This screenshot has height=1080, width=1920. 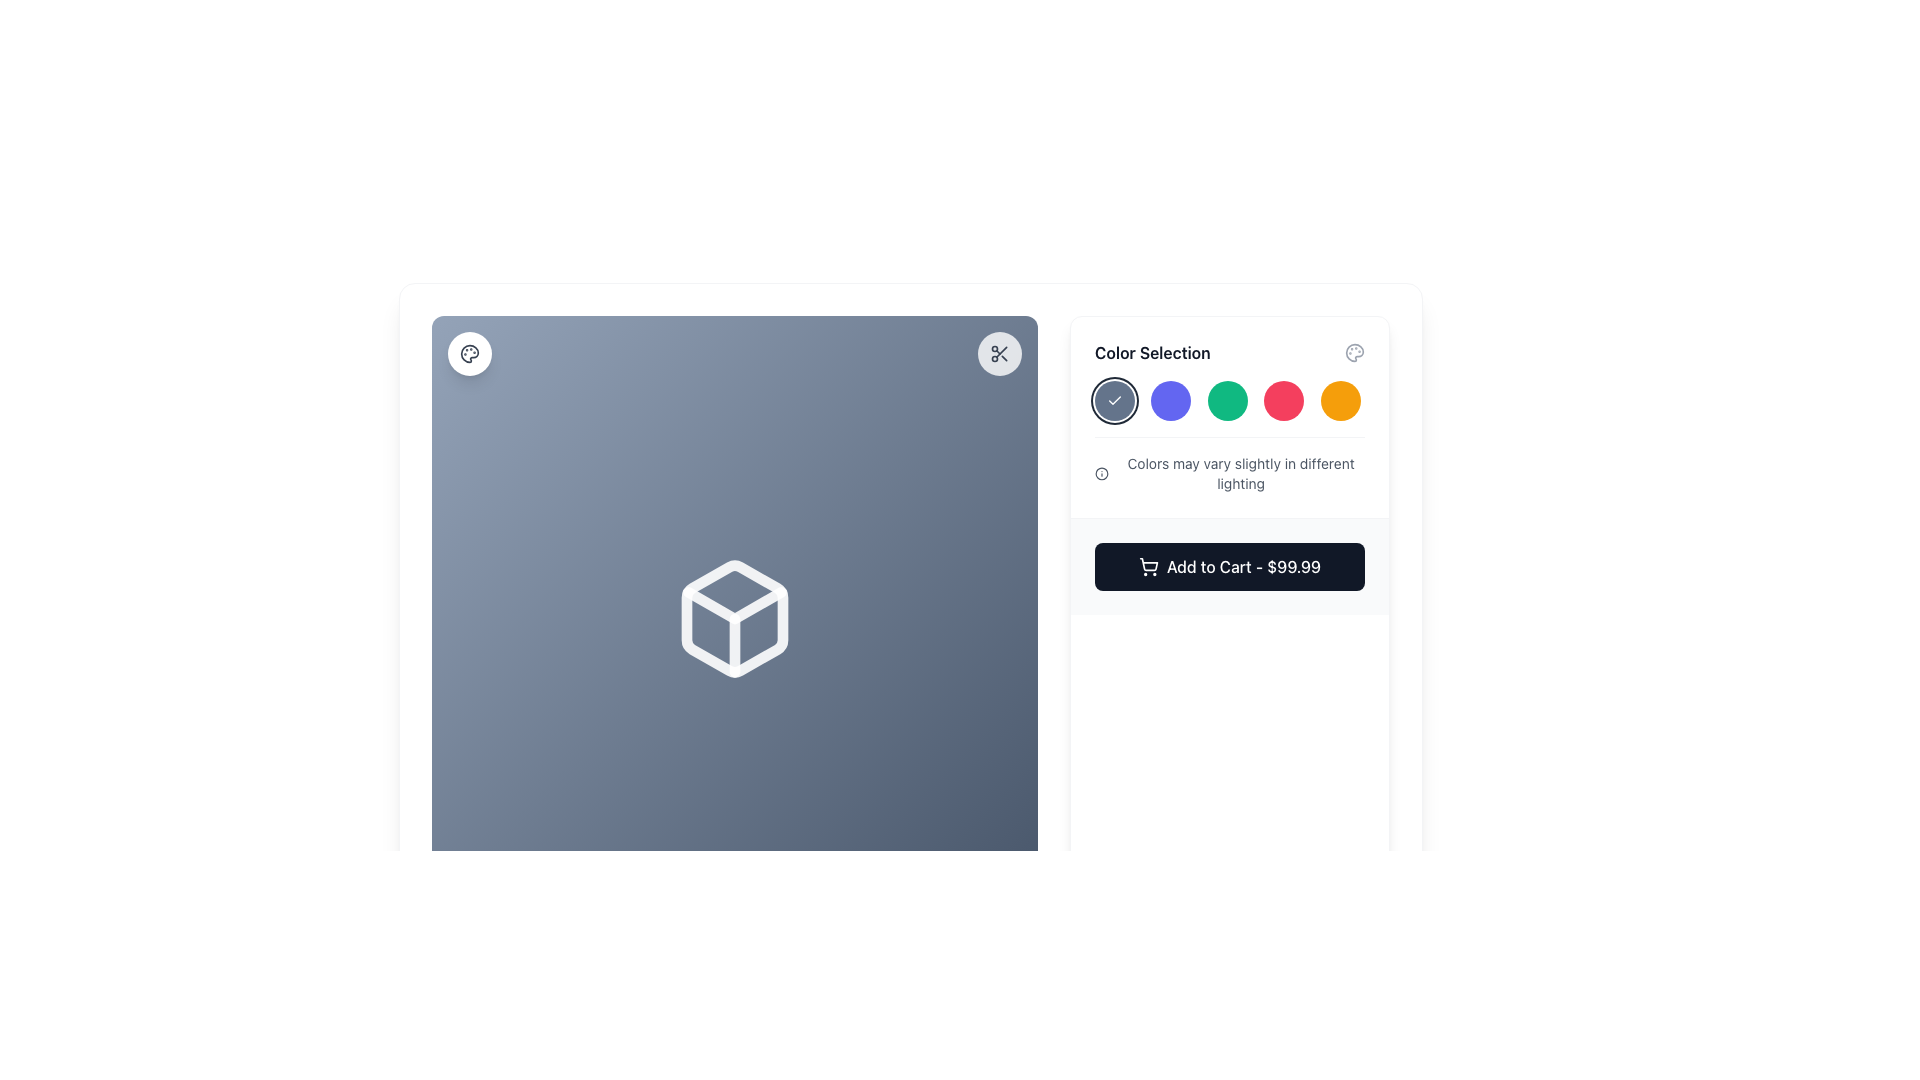 What do you see at coordinates (1242, 567) in the screenshot?
I see `the button displaying 'Add to Cart - $99.99'` at bounding box center [1242, 567].